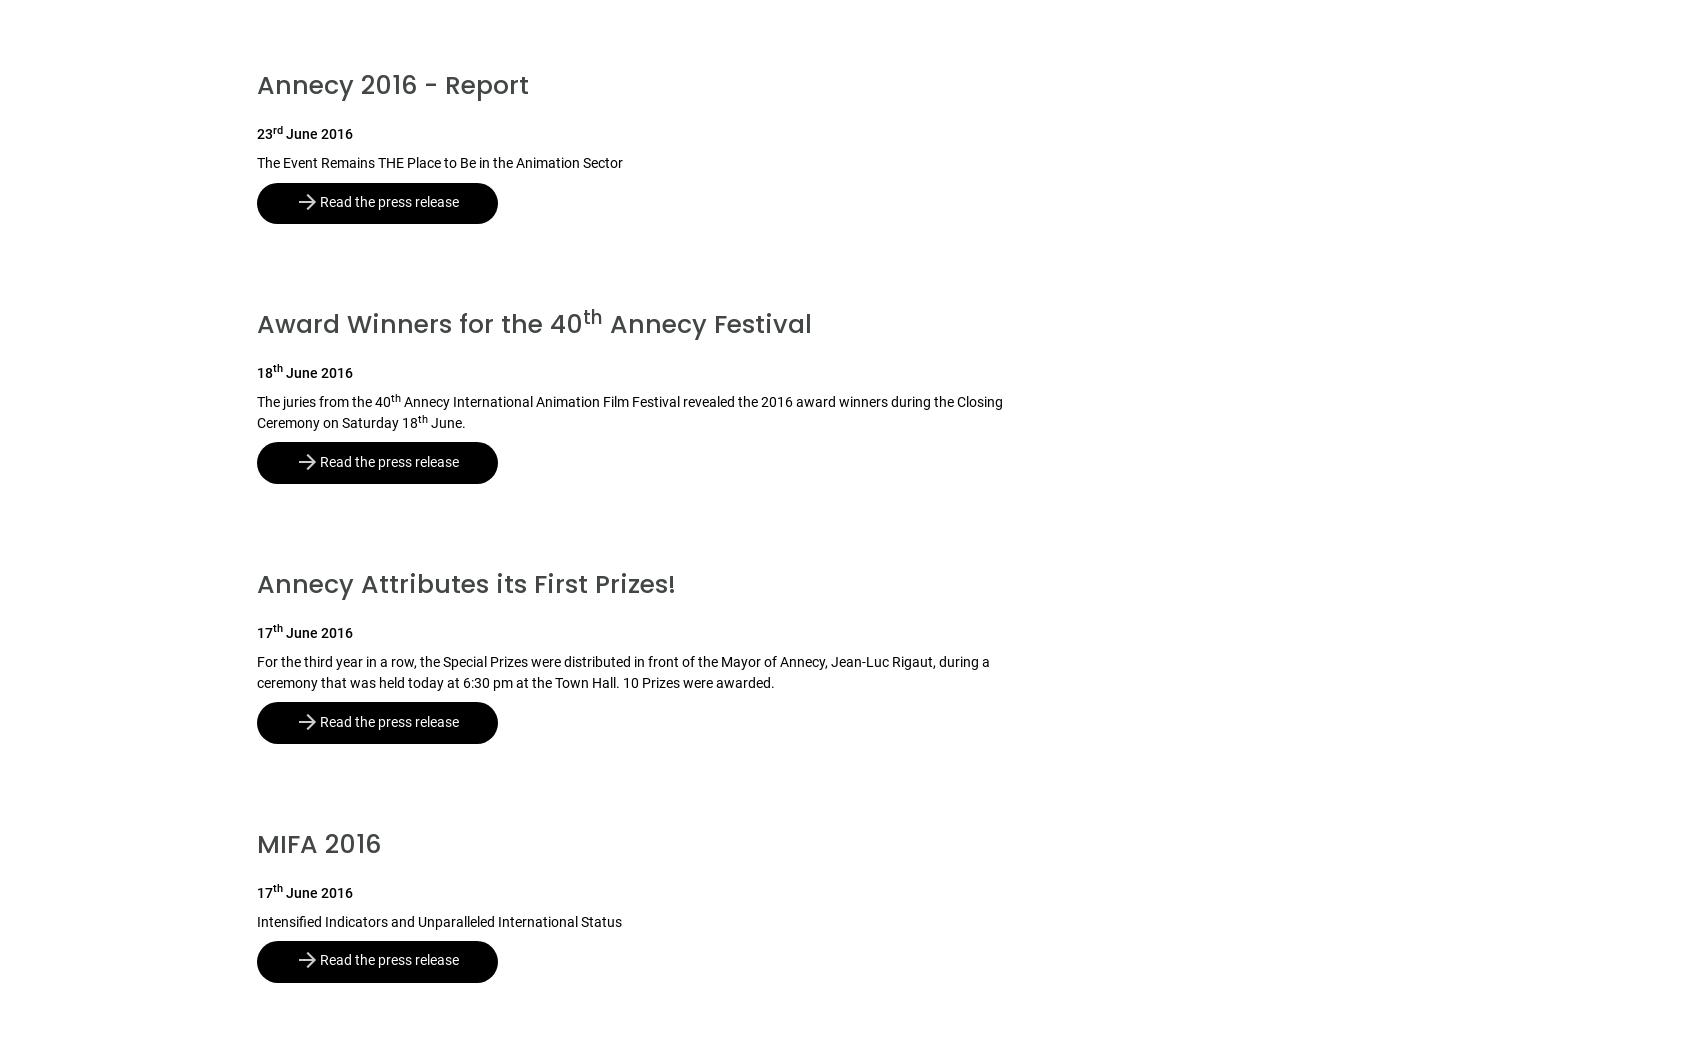 The image size is (1704, 1050). What do you see at coordinates (446, 422) in the screenshot?
I see `'June.'` at bounding box center [446, 422].